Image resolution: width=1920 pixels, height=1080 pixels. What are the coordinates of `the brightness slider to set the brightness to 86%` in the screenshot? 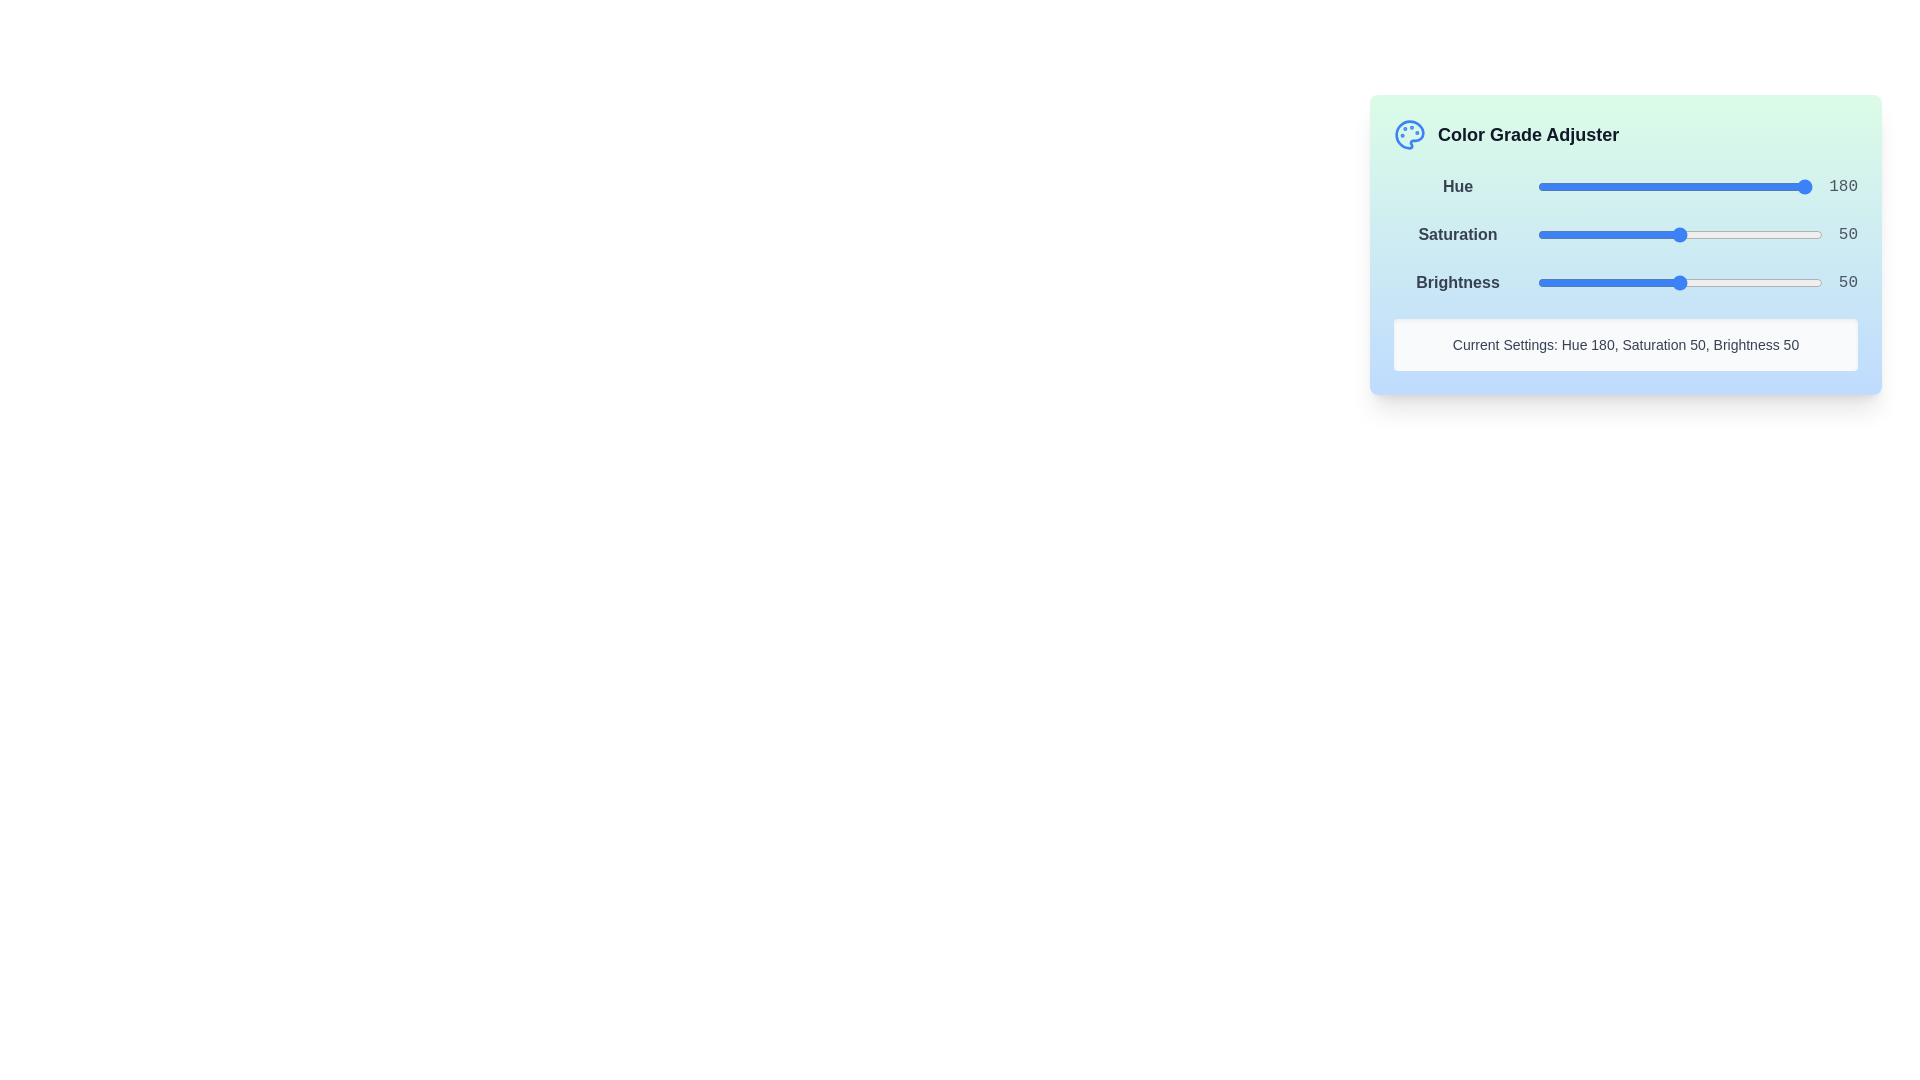 It's located at (1782, 282).